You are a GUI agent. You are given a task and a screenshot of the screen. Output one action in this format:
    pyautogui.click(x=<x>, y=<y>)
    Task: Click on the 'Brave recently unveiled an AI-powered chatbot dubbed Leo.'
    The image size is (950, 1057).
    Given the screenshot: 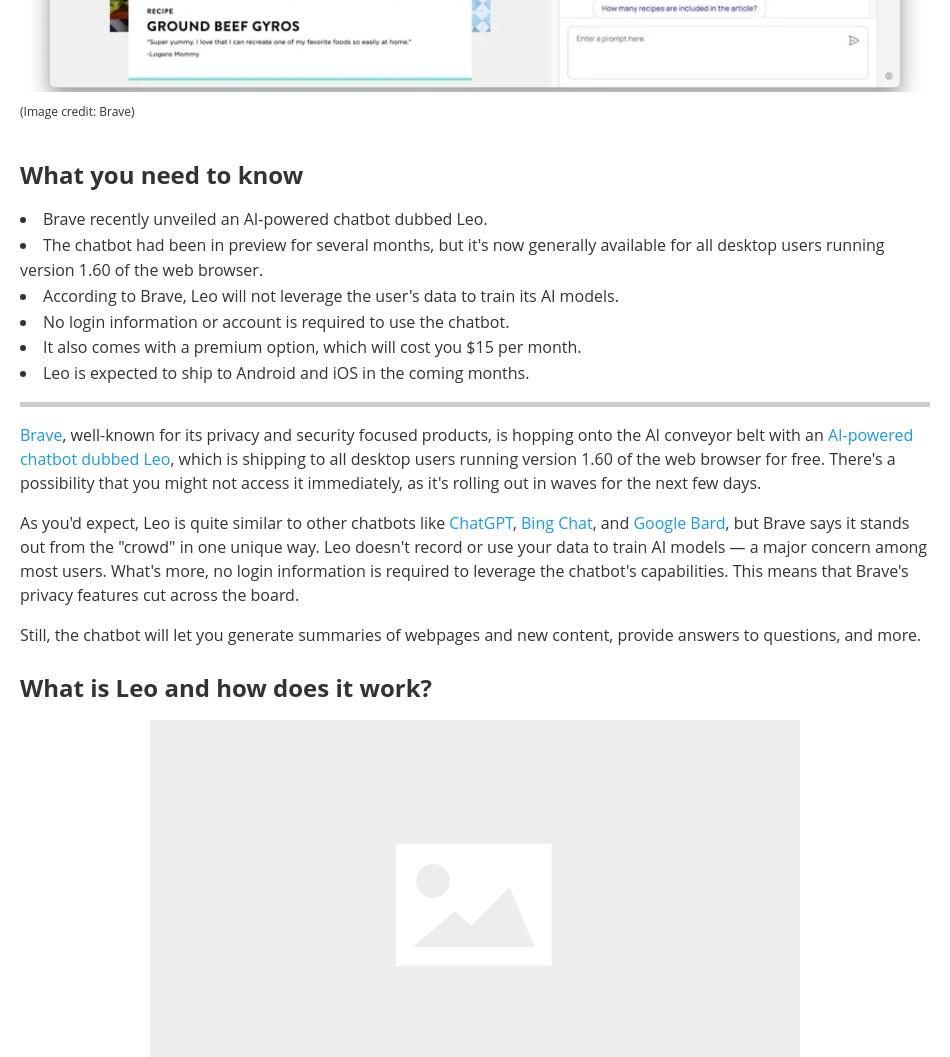 What is the action you would take?
    pyautogui.click(x=263, y=219)
    